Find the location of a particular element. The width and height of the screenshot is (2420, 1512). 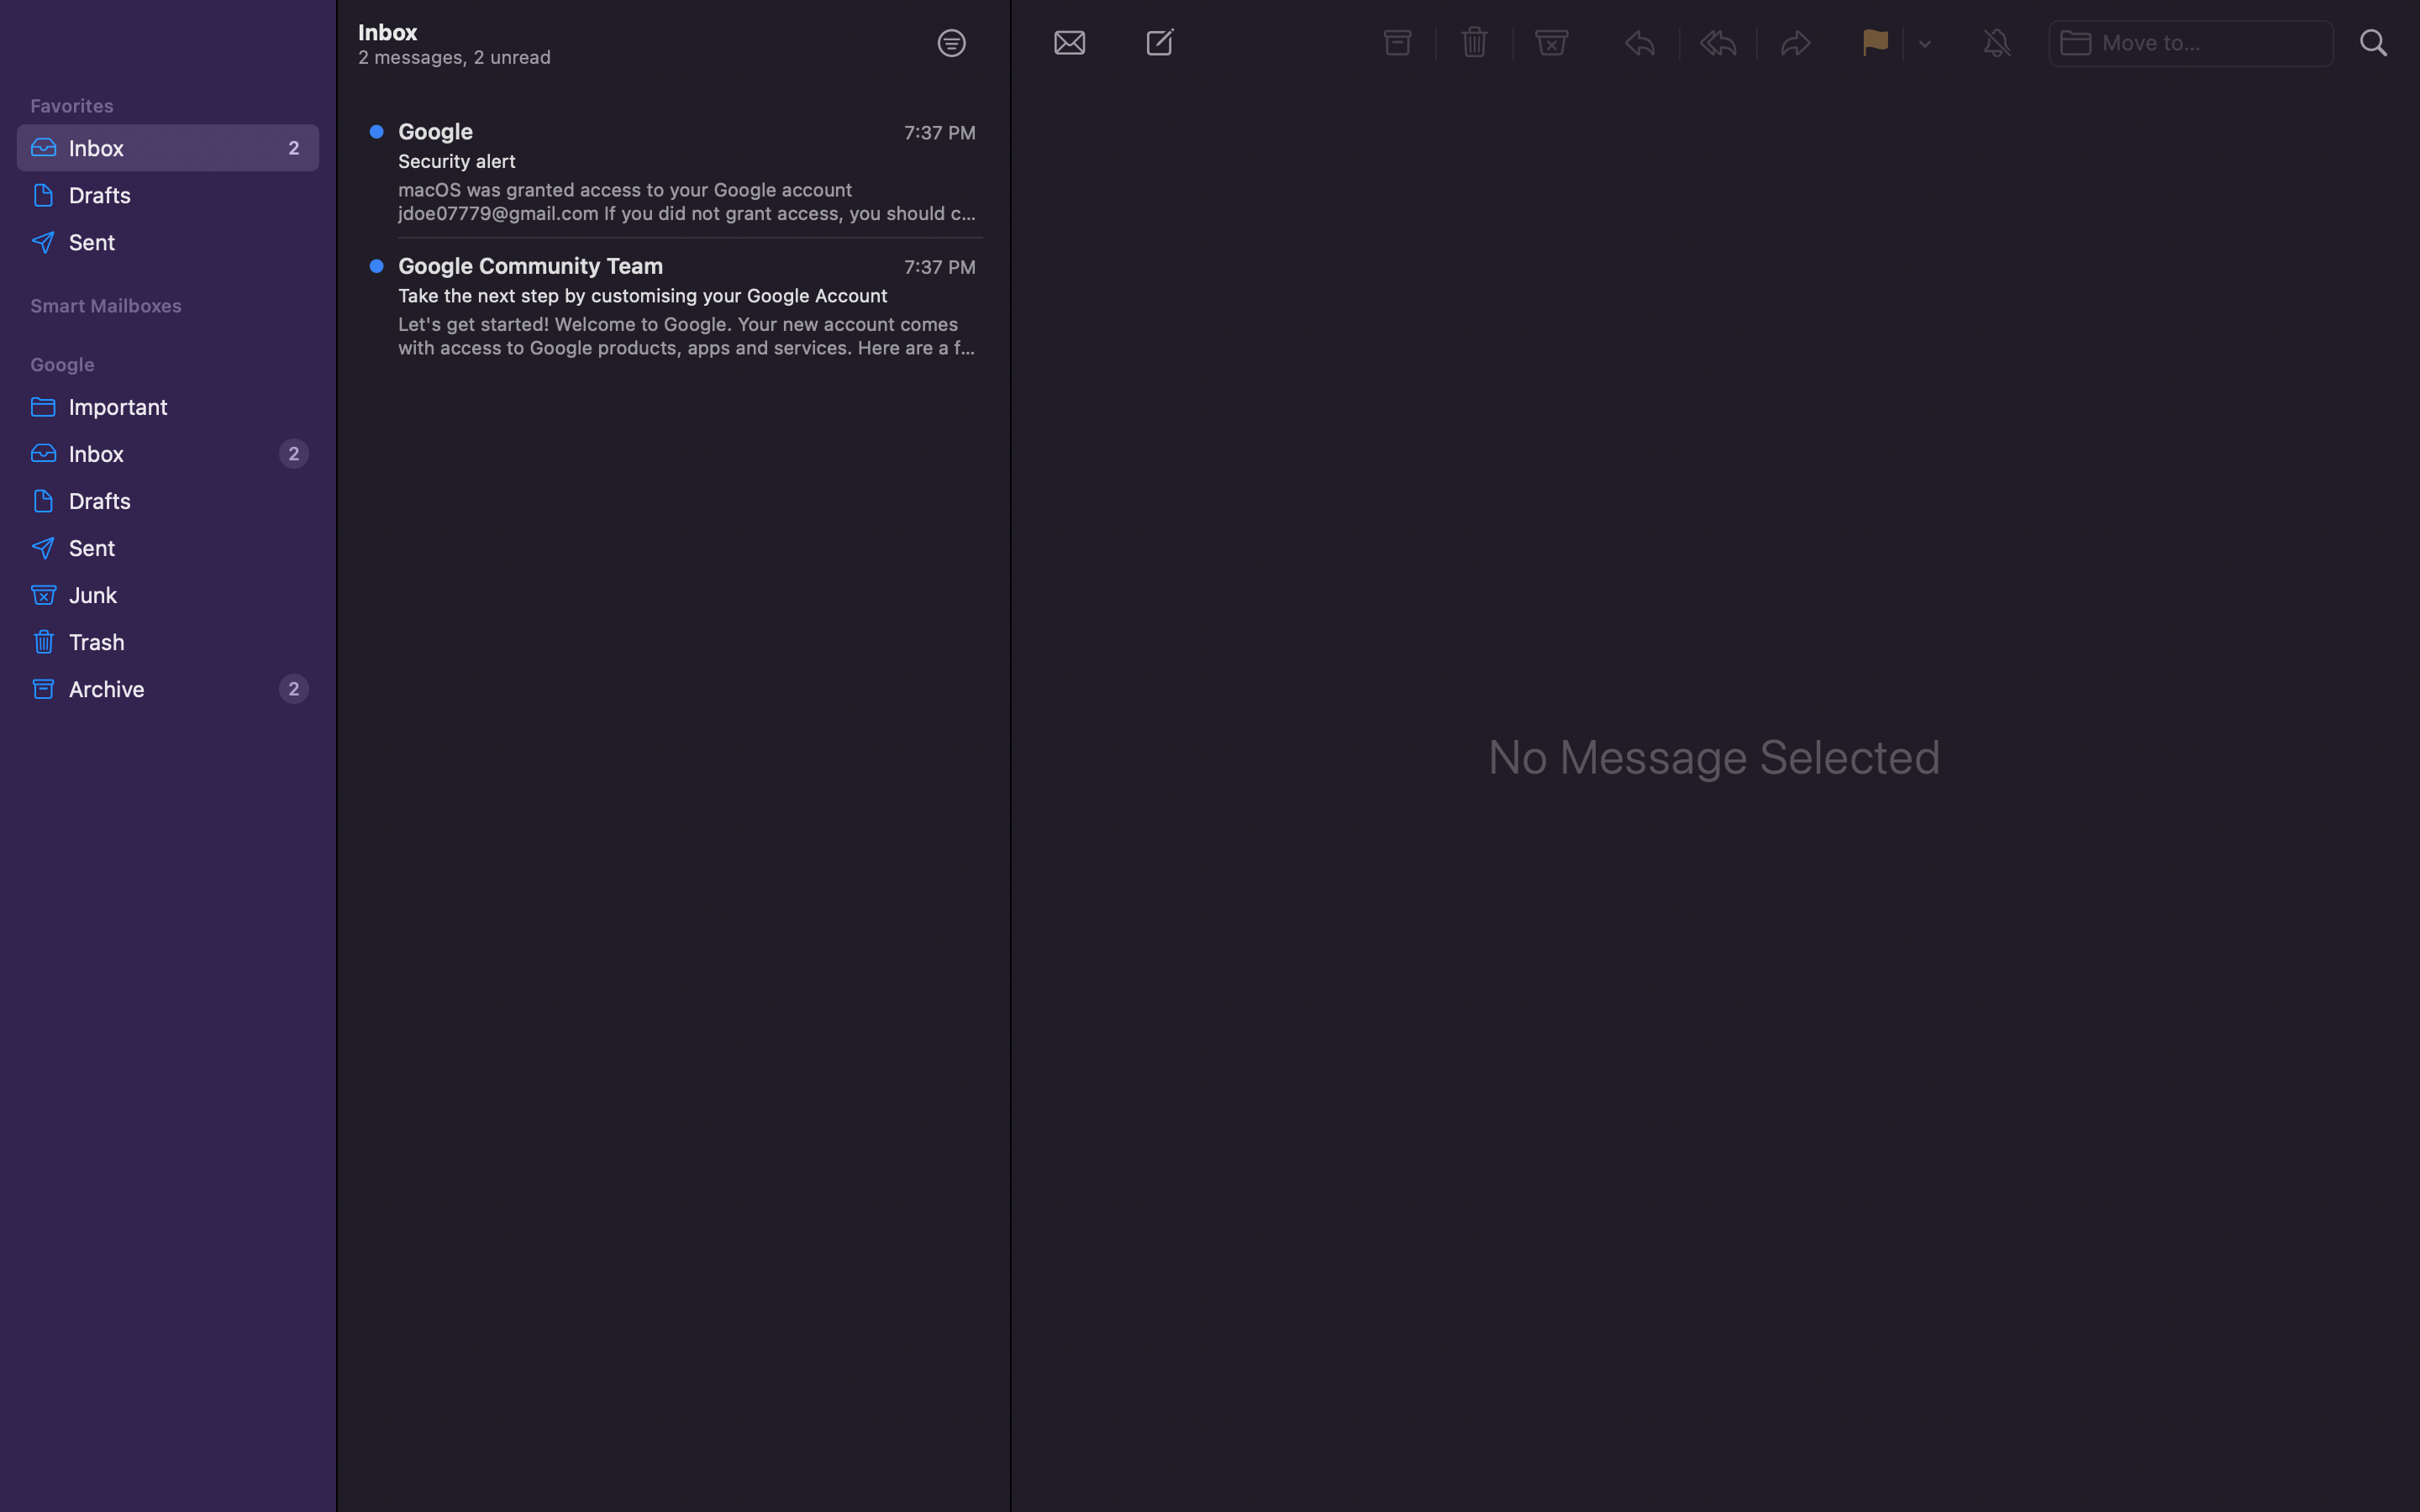

Update the flag color is located at coordinates (1923, 44).